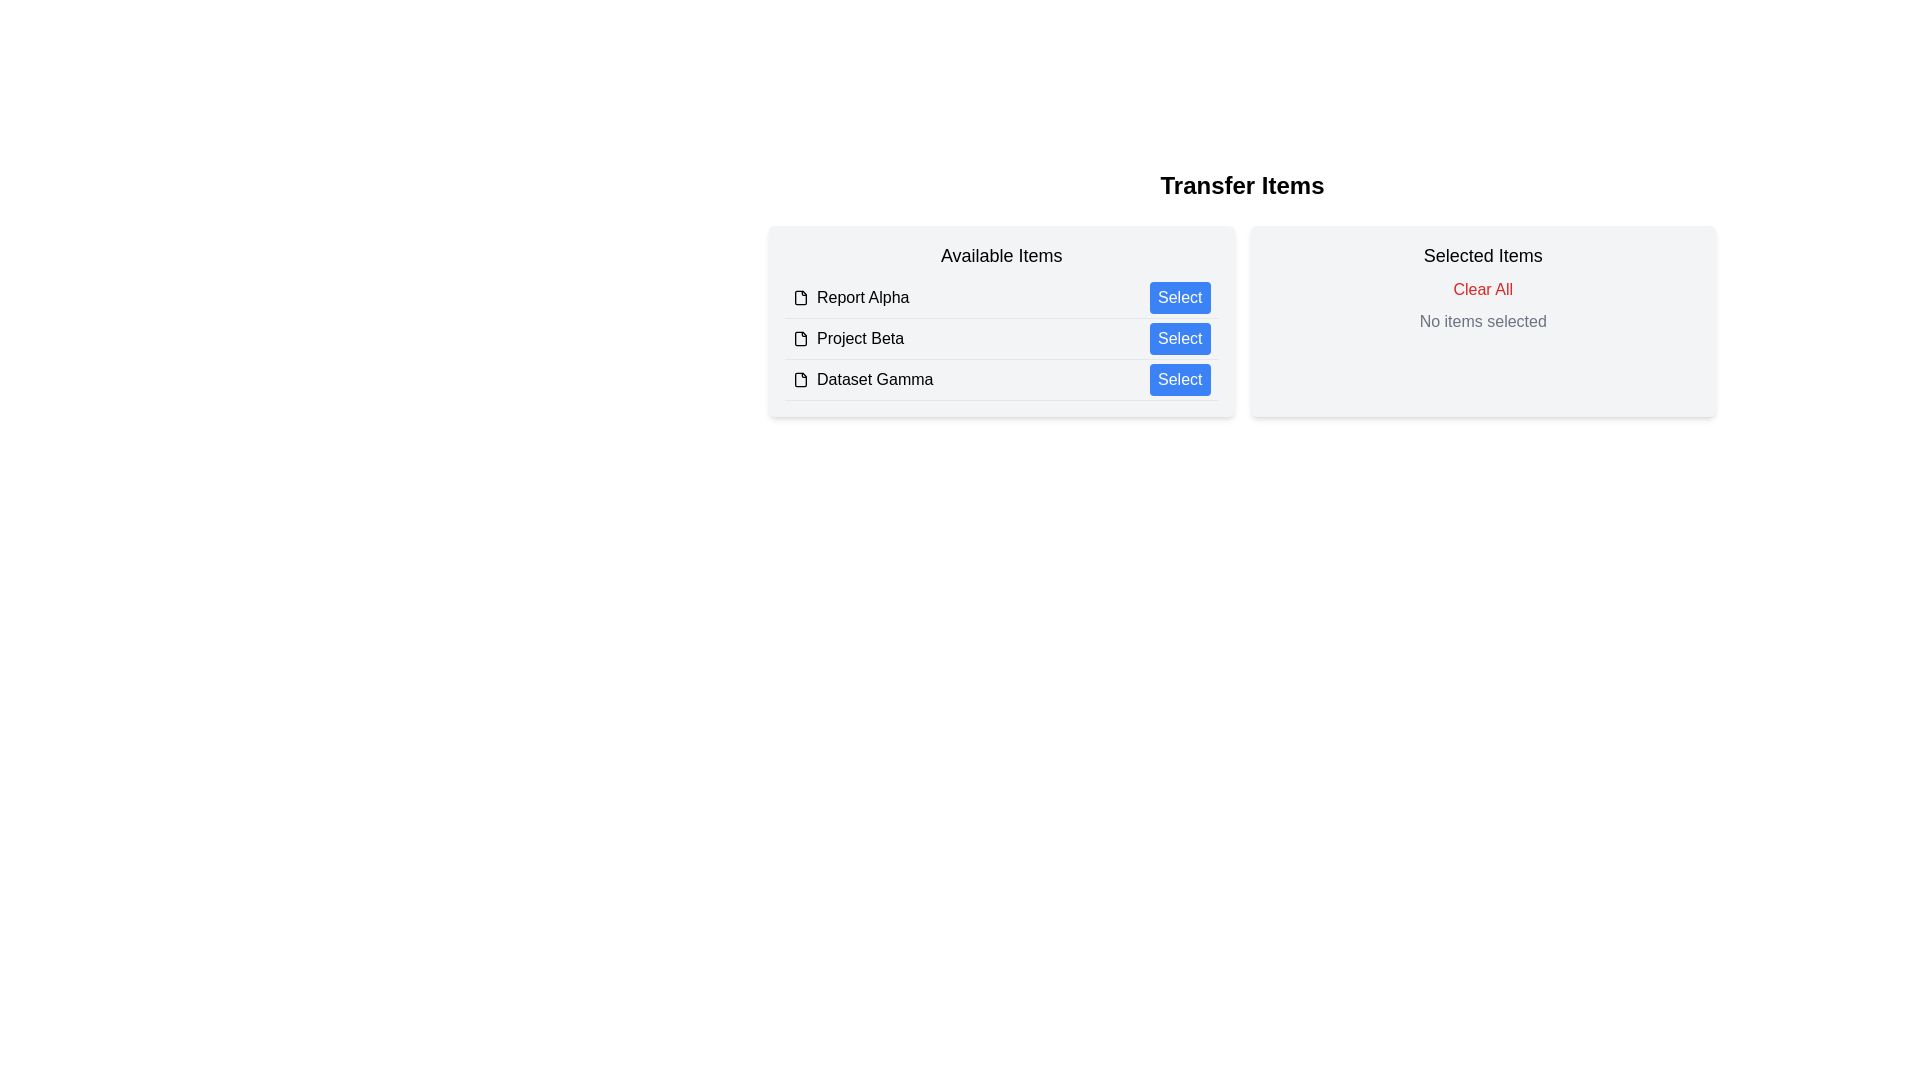 The width and height of the screenshot is (1920, 1080). What do you see at coordinates (851, 297) in the screenshot?
I see `the label representing the first item` at bounding box center [851, 297].